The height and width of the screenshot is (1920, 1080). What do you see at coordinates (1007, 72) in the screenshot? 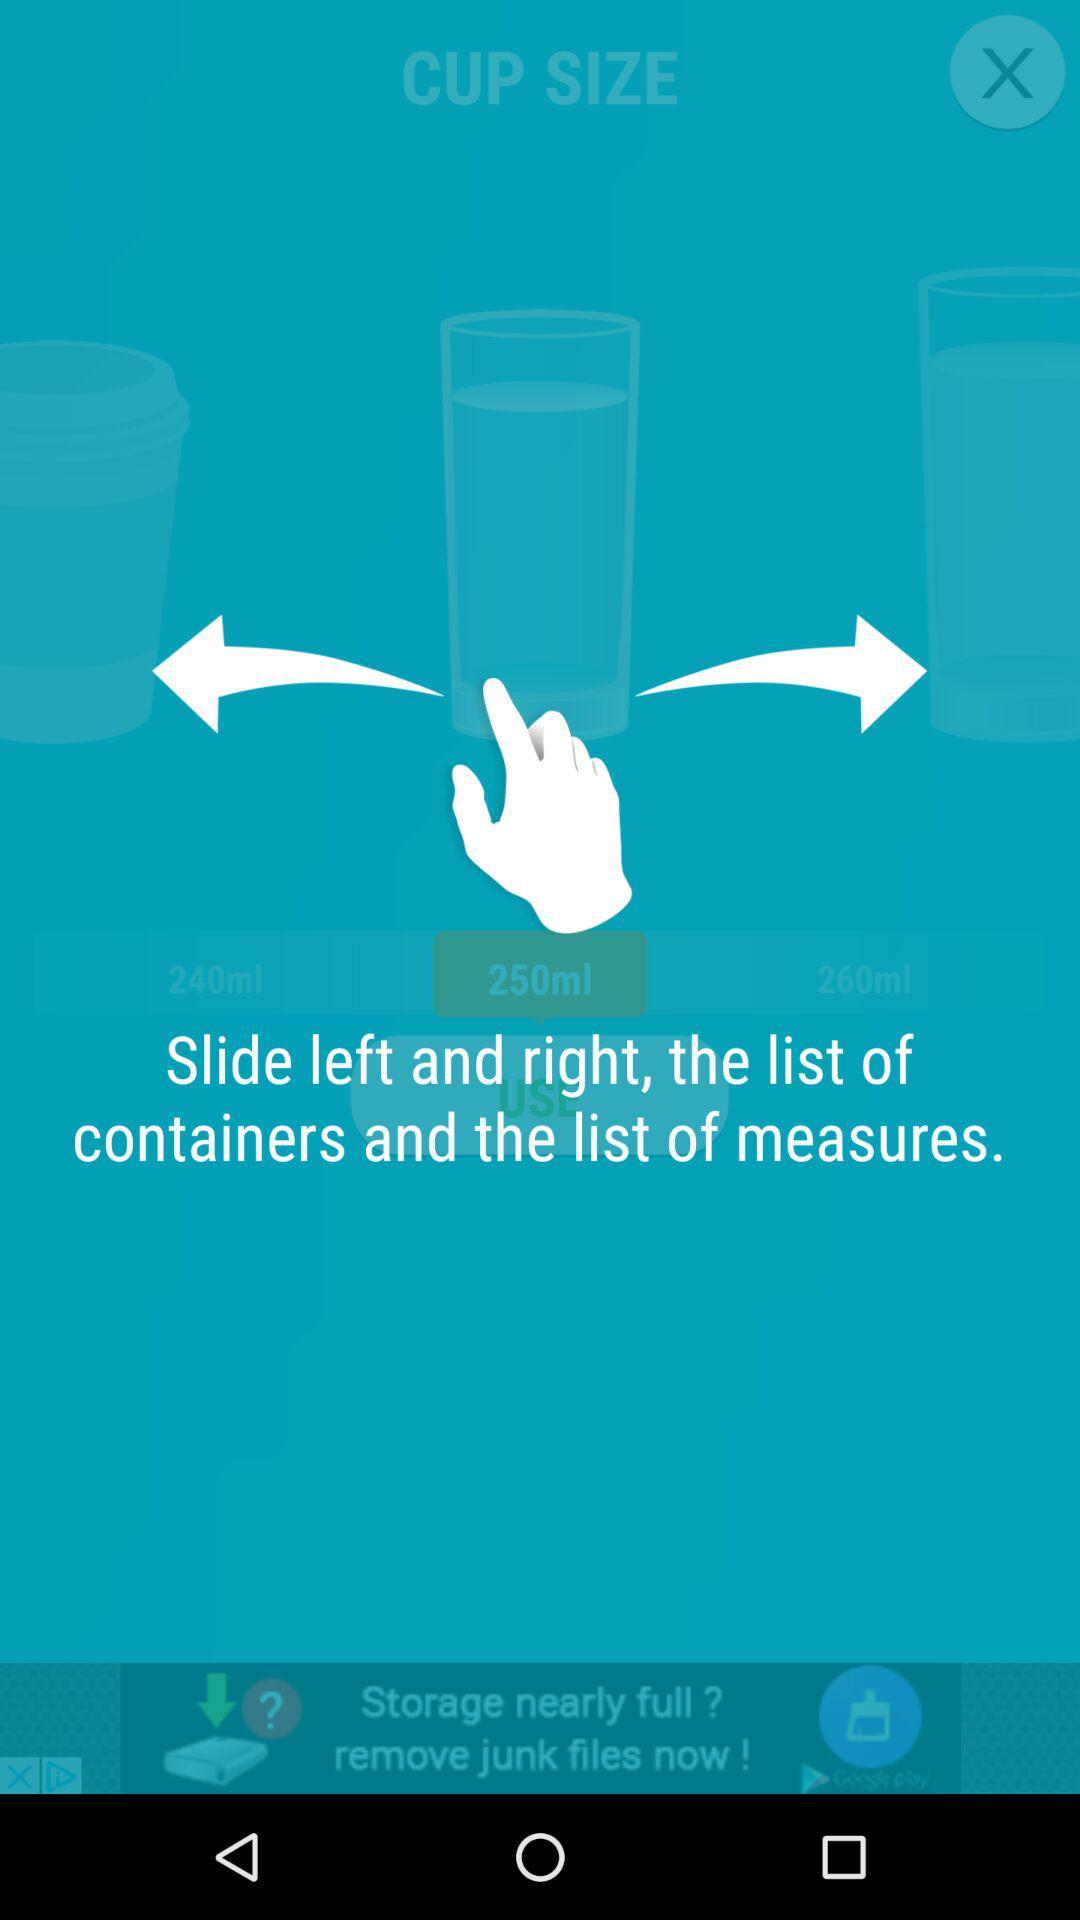
I see `the app to the right of cup size item` at bounding box center [1007, 72].